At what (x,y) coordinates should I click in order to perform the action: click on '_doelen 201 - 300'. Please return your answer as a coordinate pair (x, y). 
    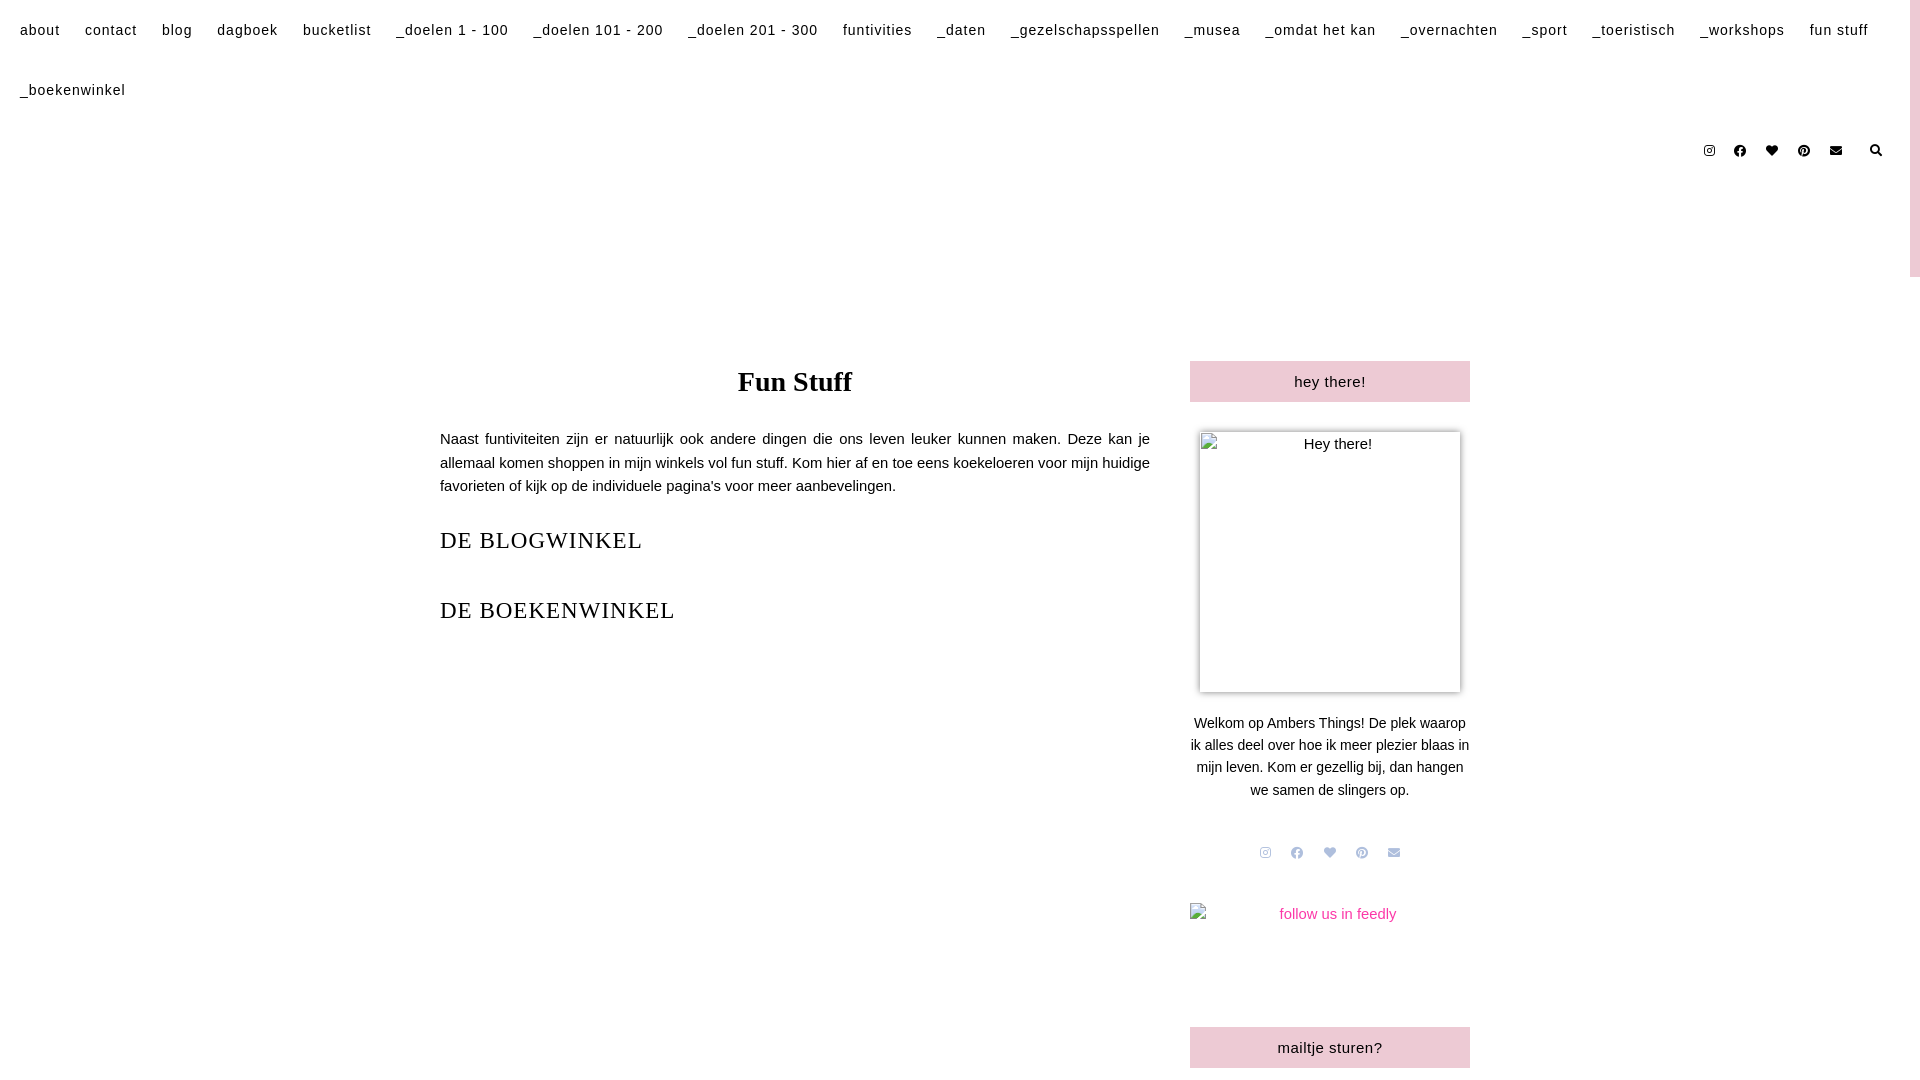
    Looking at the image, I should click on (752, 30).